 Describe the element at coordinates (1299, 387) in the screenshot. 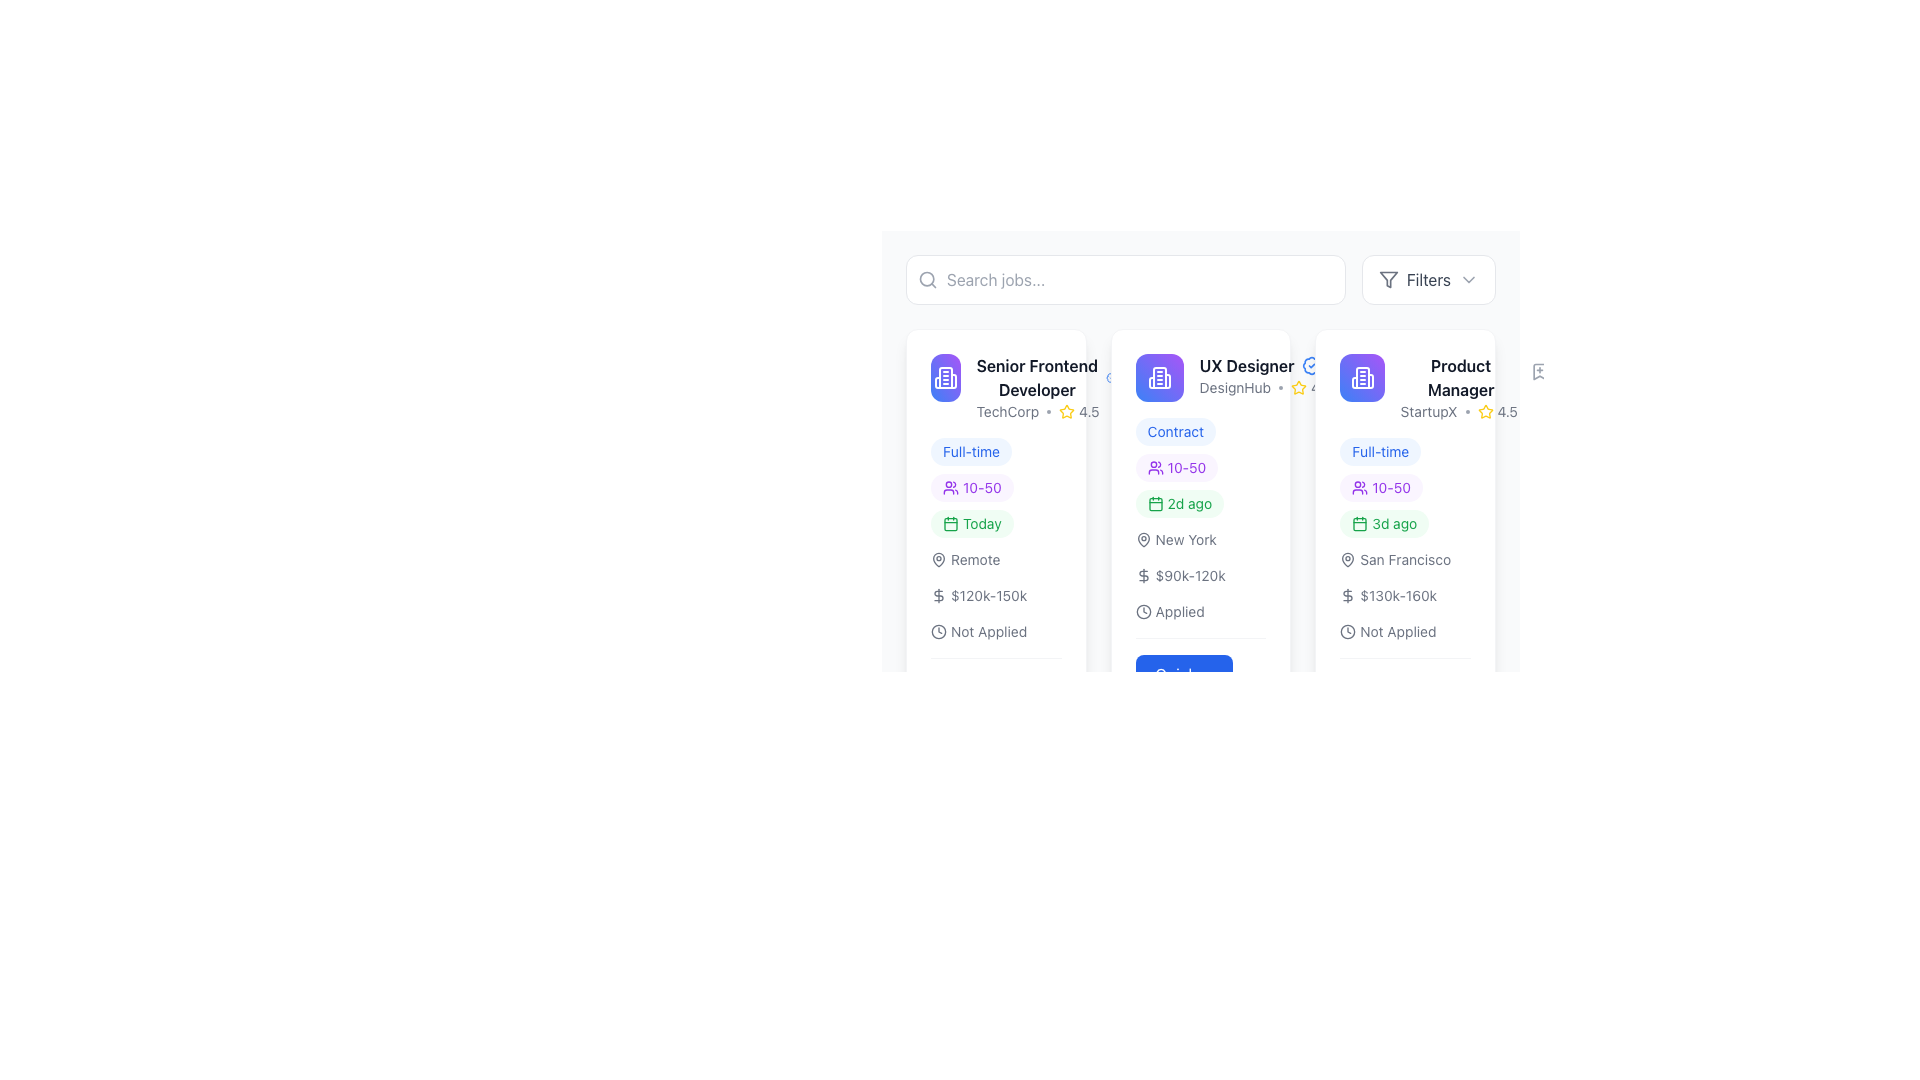

I see `the yellow star-shaped icon located in the upper right corner of the 'UX Designer' job listing card to interact with it` at that location.